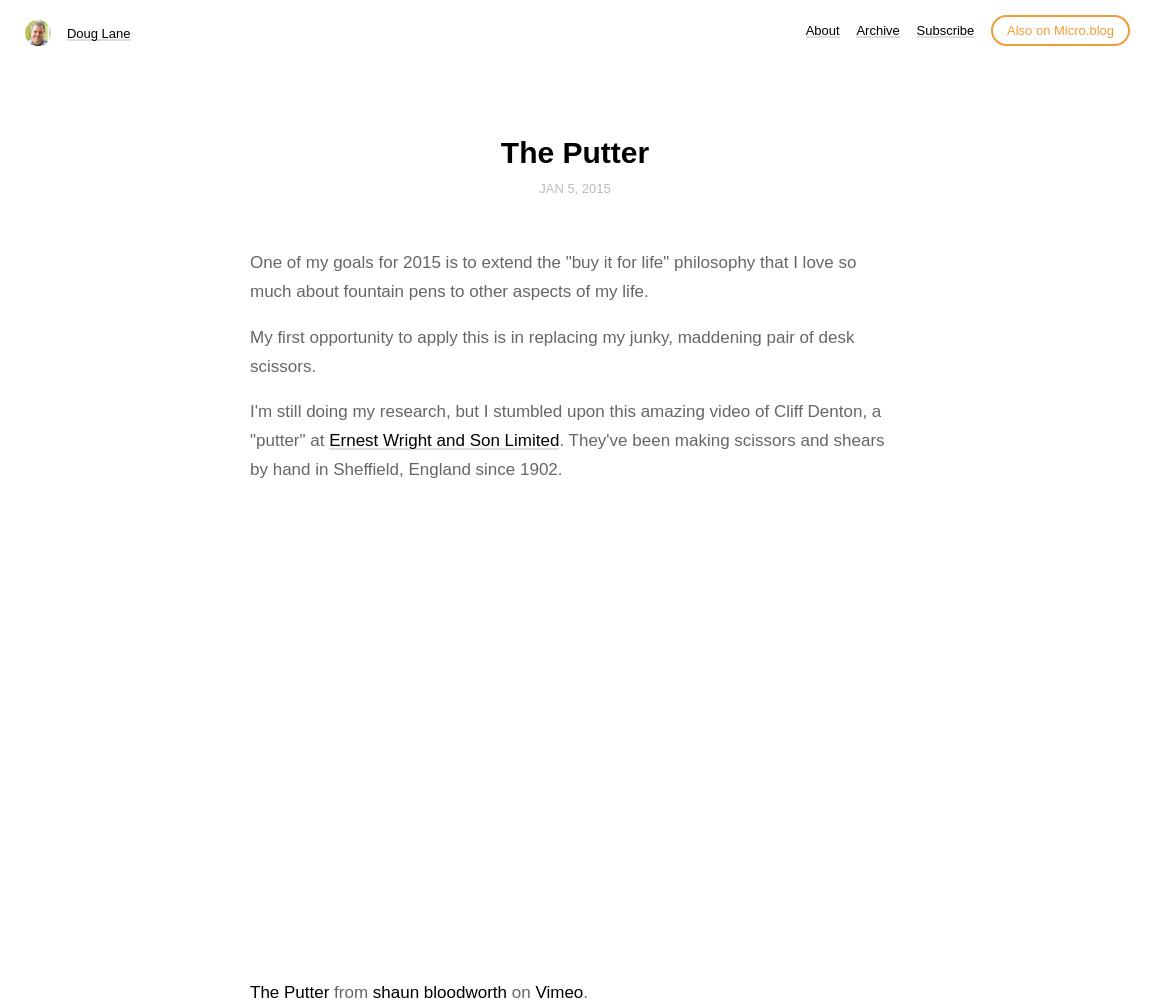 The image size is (1150, 1000). I want to click on 'Archive', so click(877, 30).